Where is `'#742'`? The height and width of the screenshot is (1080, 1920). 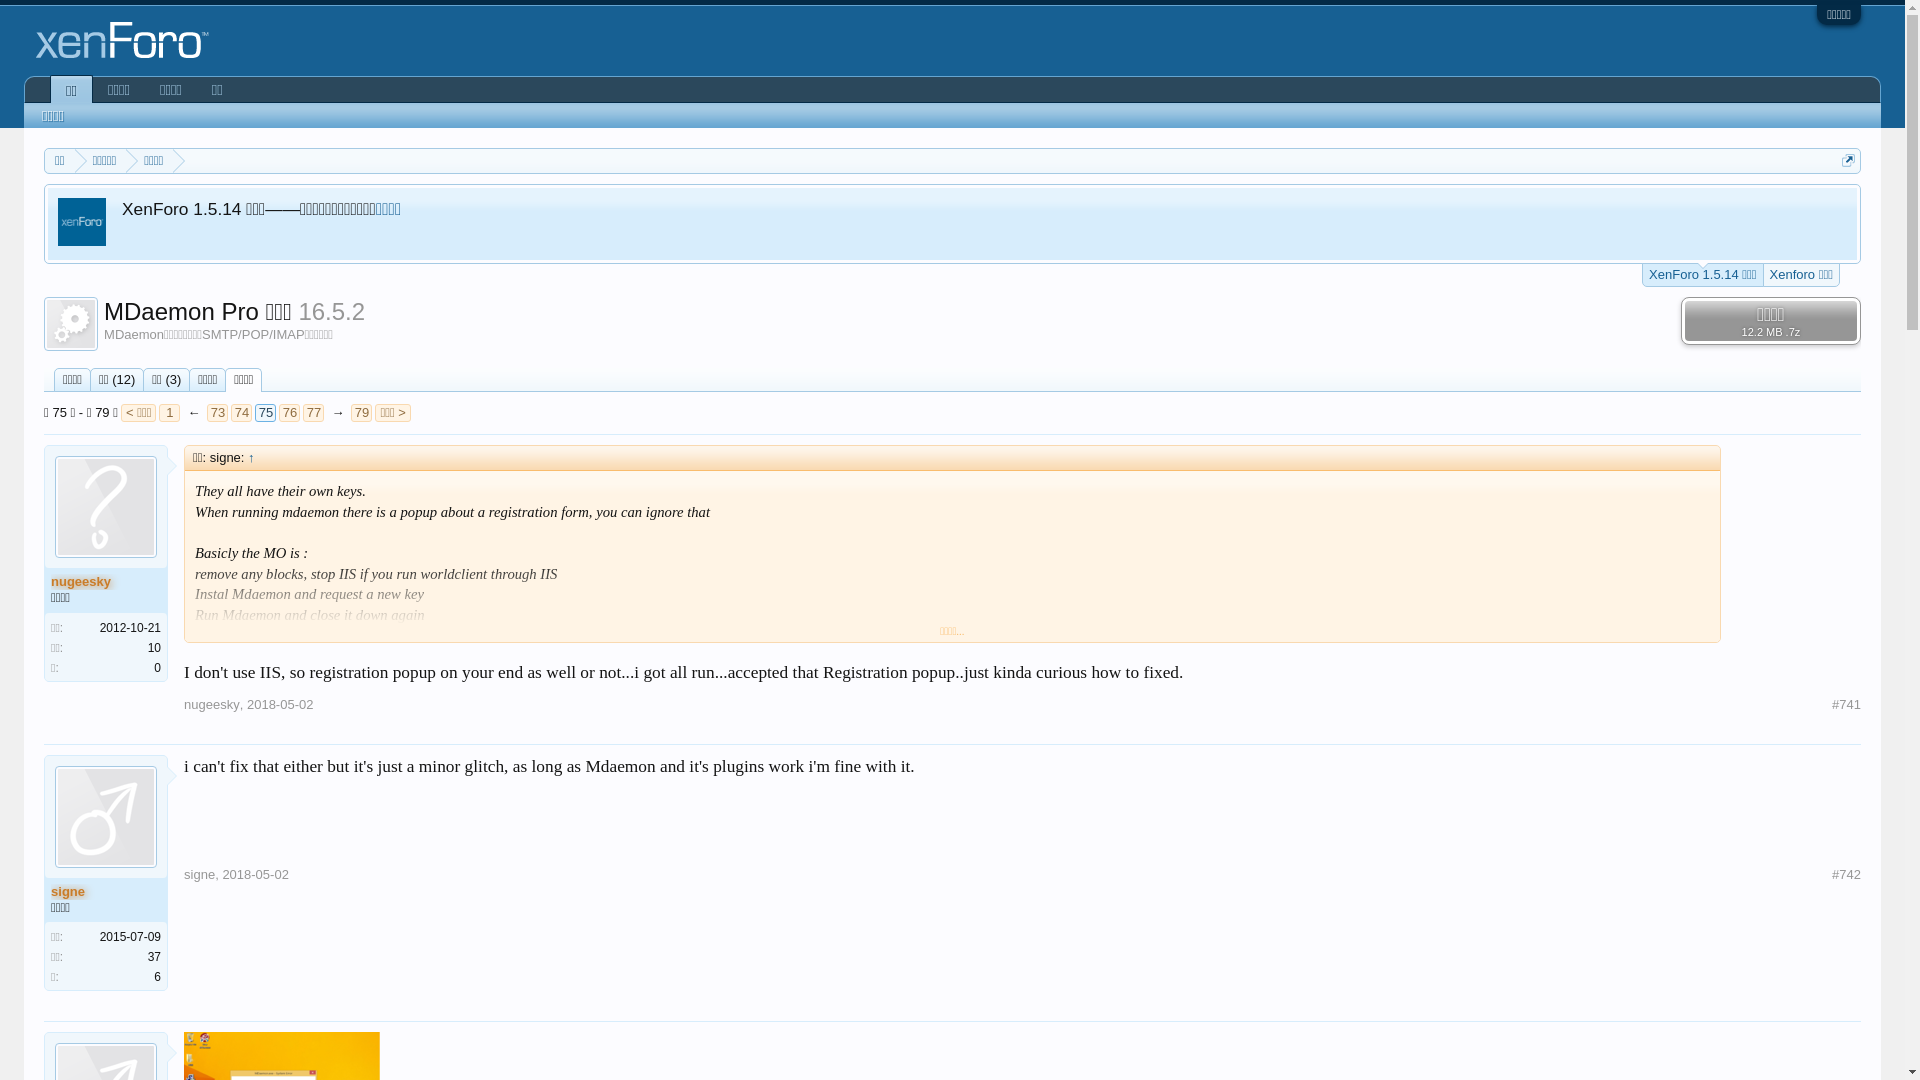
'#742' is located at coordinates (1845, 874).